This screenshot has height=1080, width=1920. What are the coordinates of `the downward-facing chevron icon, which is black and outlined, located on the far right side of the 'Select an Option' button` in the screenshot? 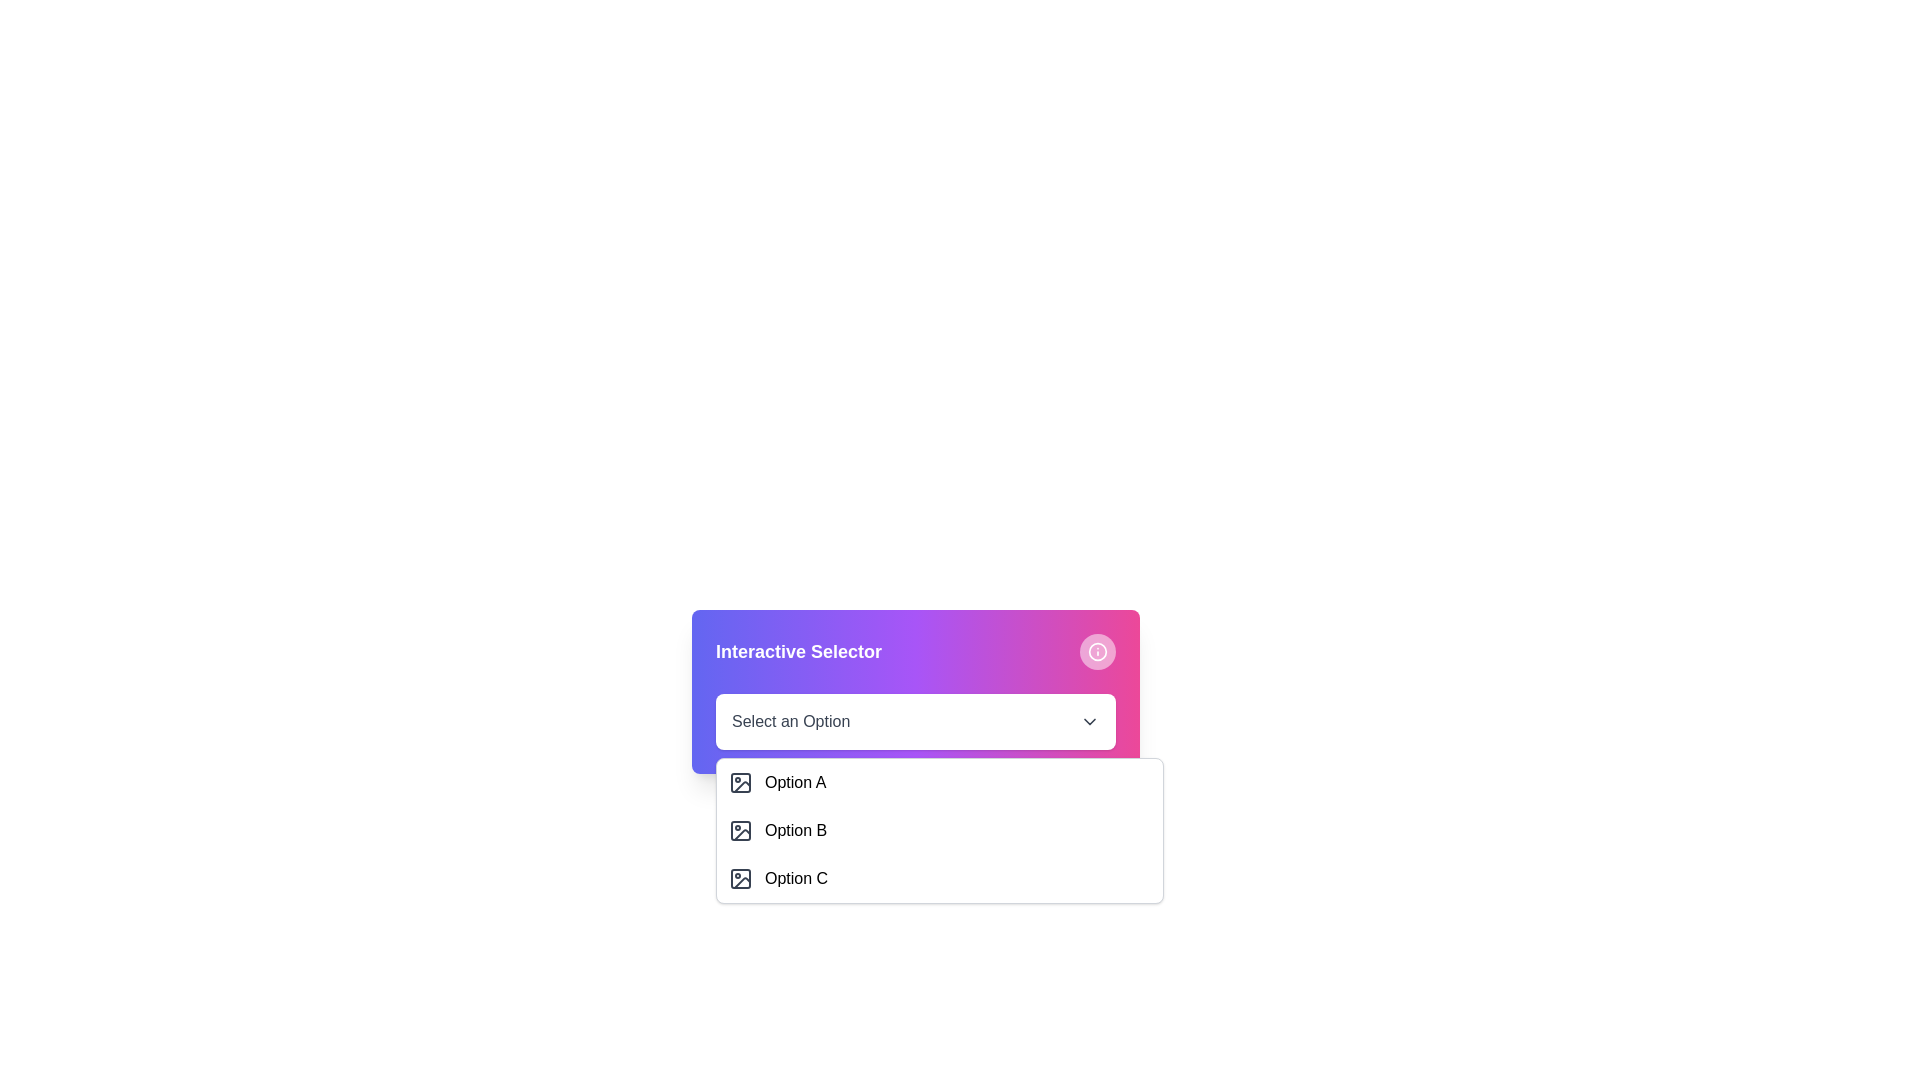 It's located at (1088, 721).